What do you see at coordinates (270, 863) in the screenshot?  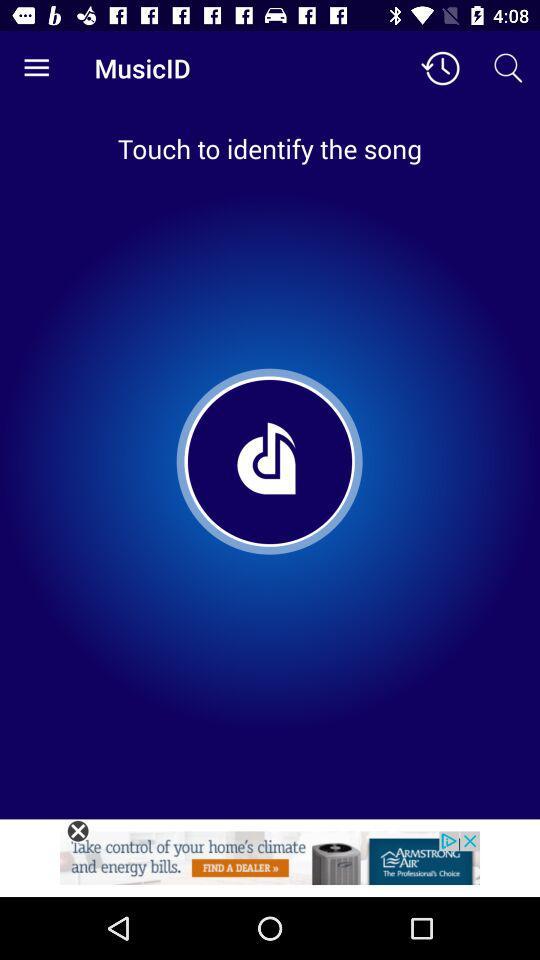 I see `advertisement` at bounding box center [270, 863].